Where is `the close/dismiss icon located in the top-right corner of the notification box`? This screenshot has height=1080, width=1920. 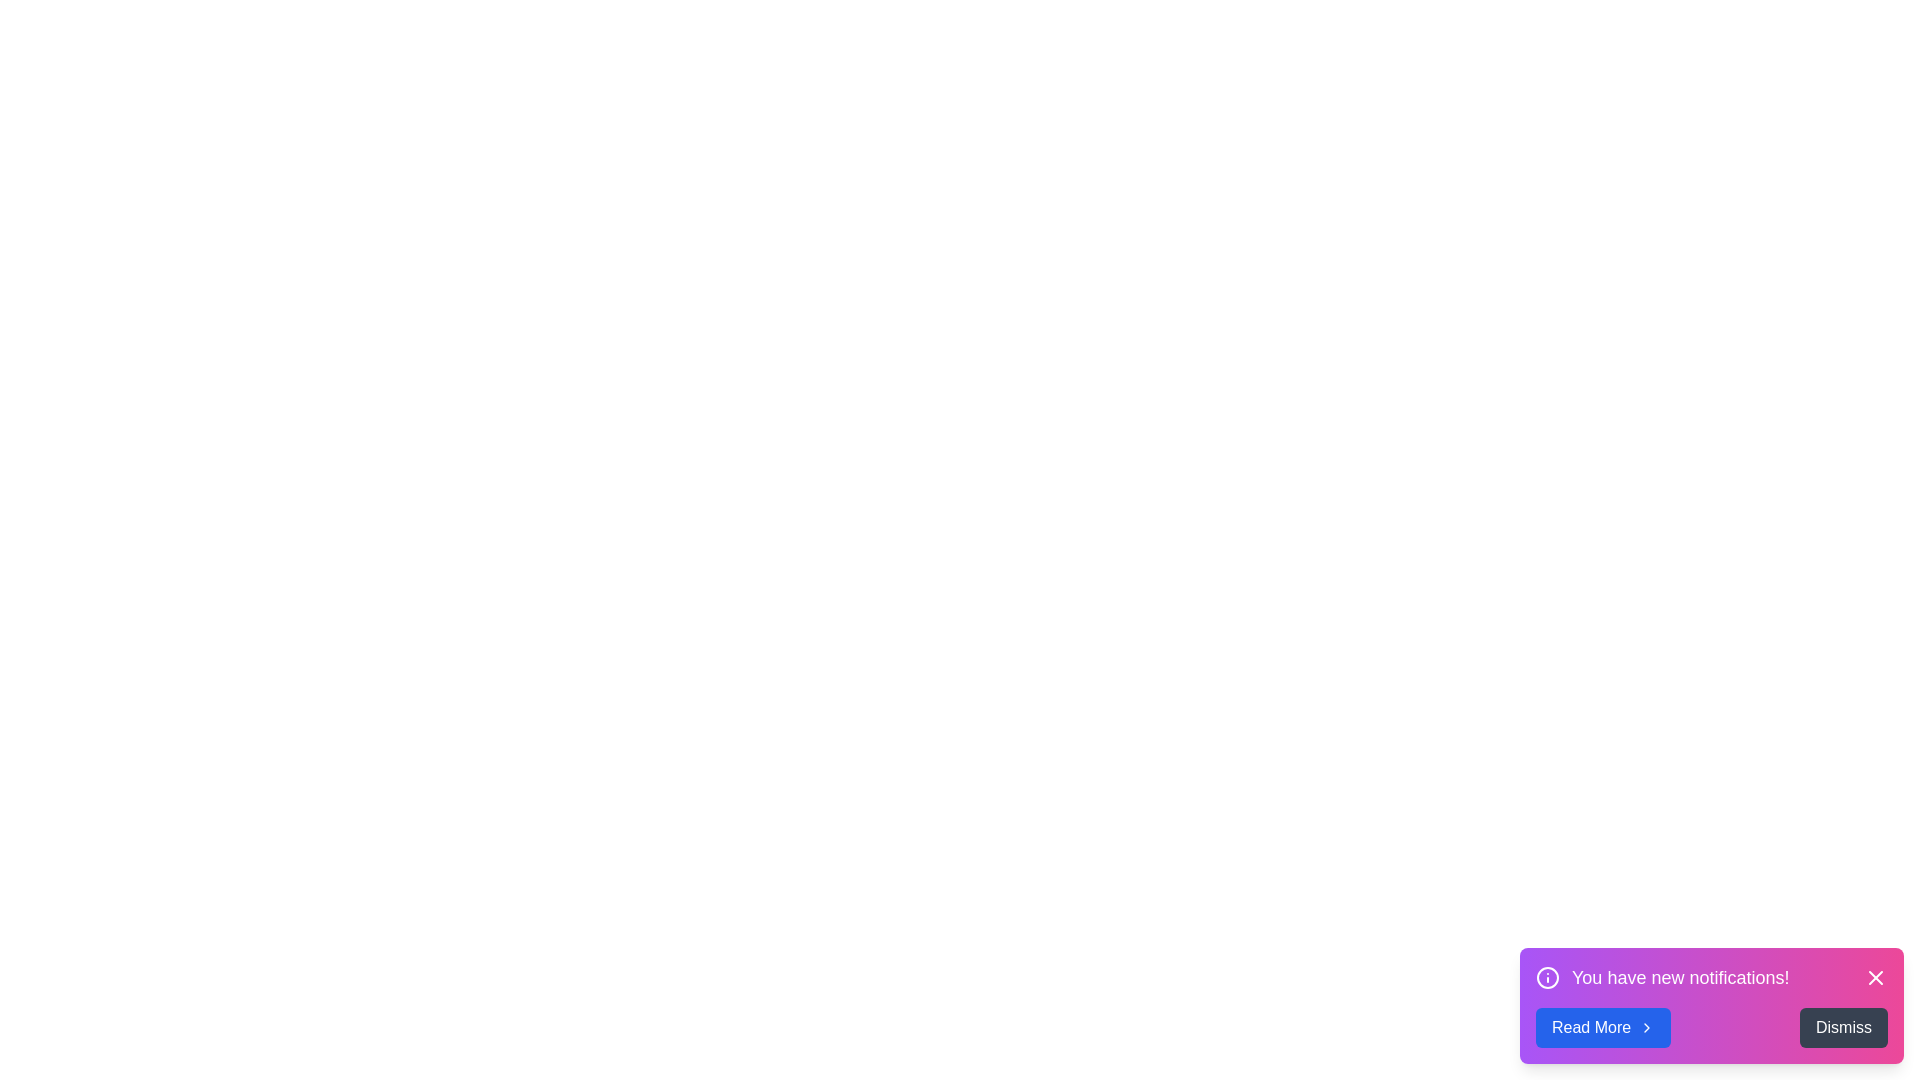
the close/dismiss icon located in the top-right corner of the notification box is located at coordinates (1875, 977).